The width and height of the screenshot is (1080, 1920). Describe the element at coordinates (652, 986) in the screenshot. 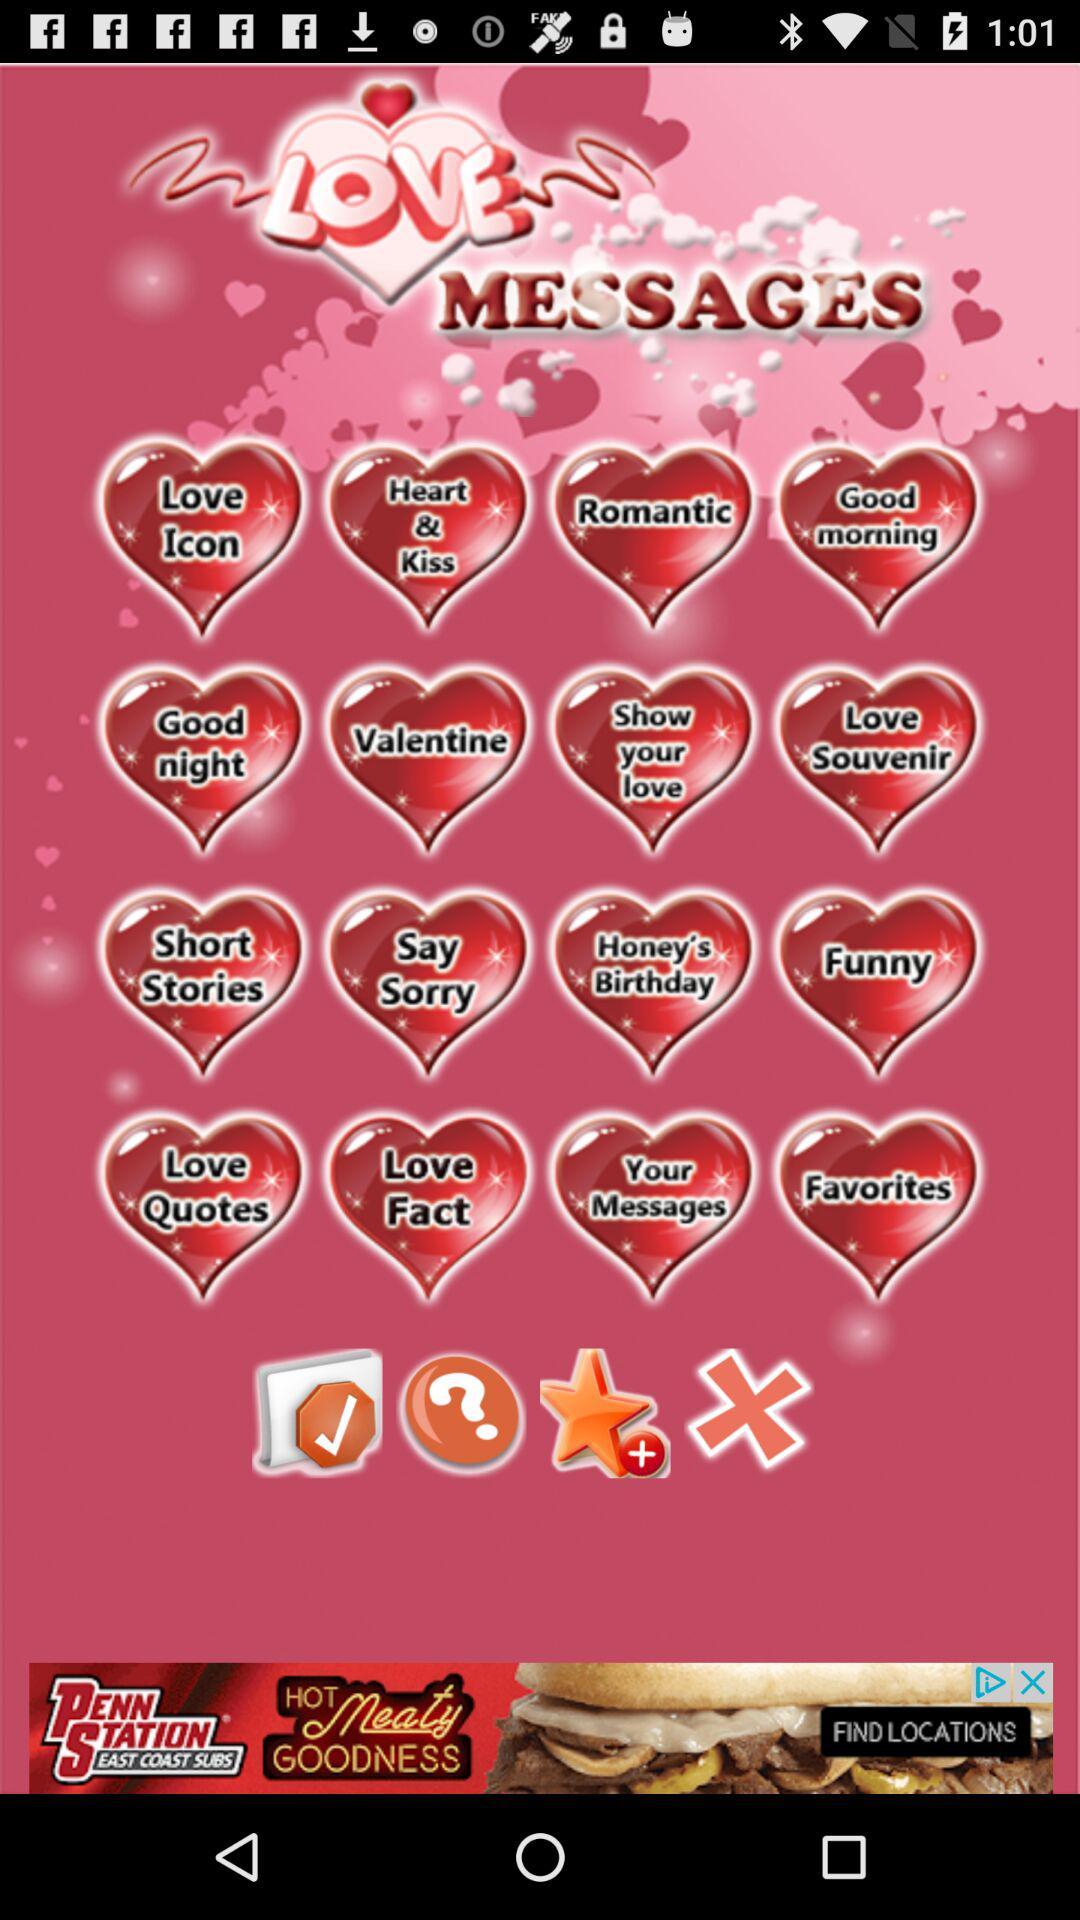

I see `message honeys birthday` at that location.